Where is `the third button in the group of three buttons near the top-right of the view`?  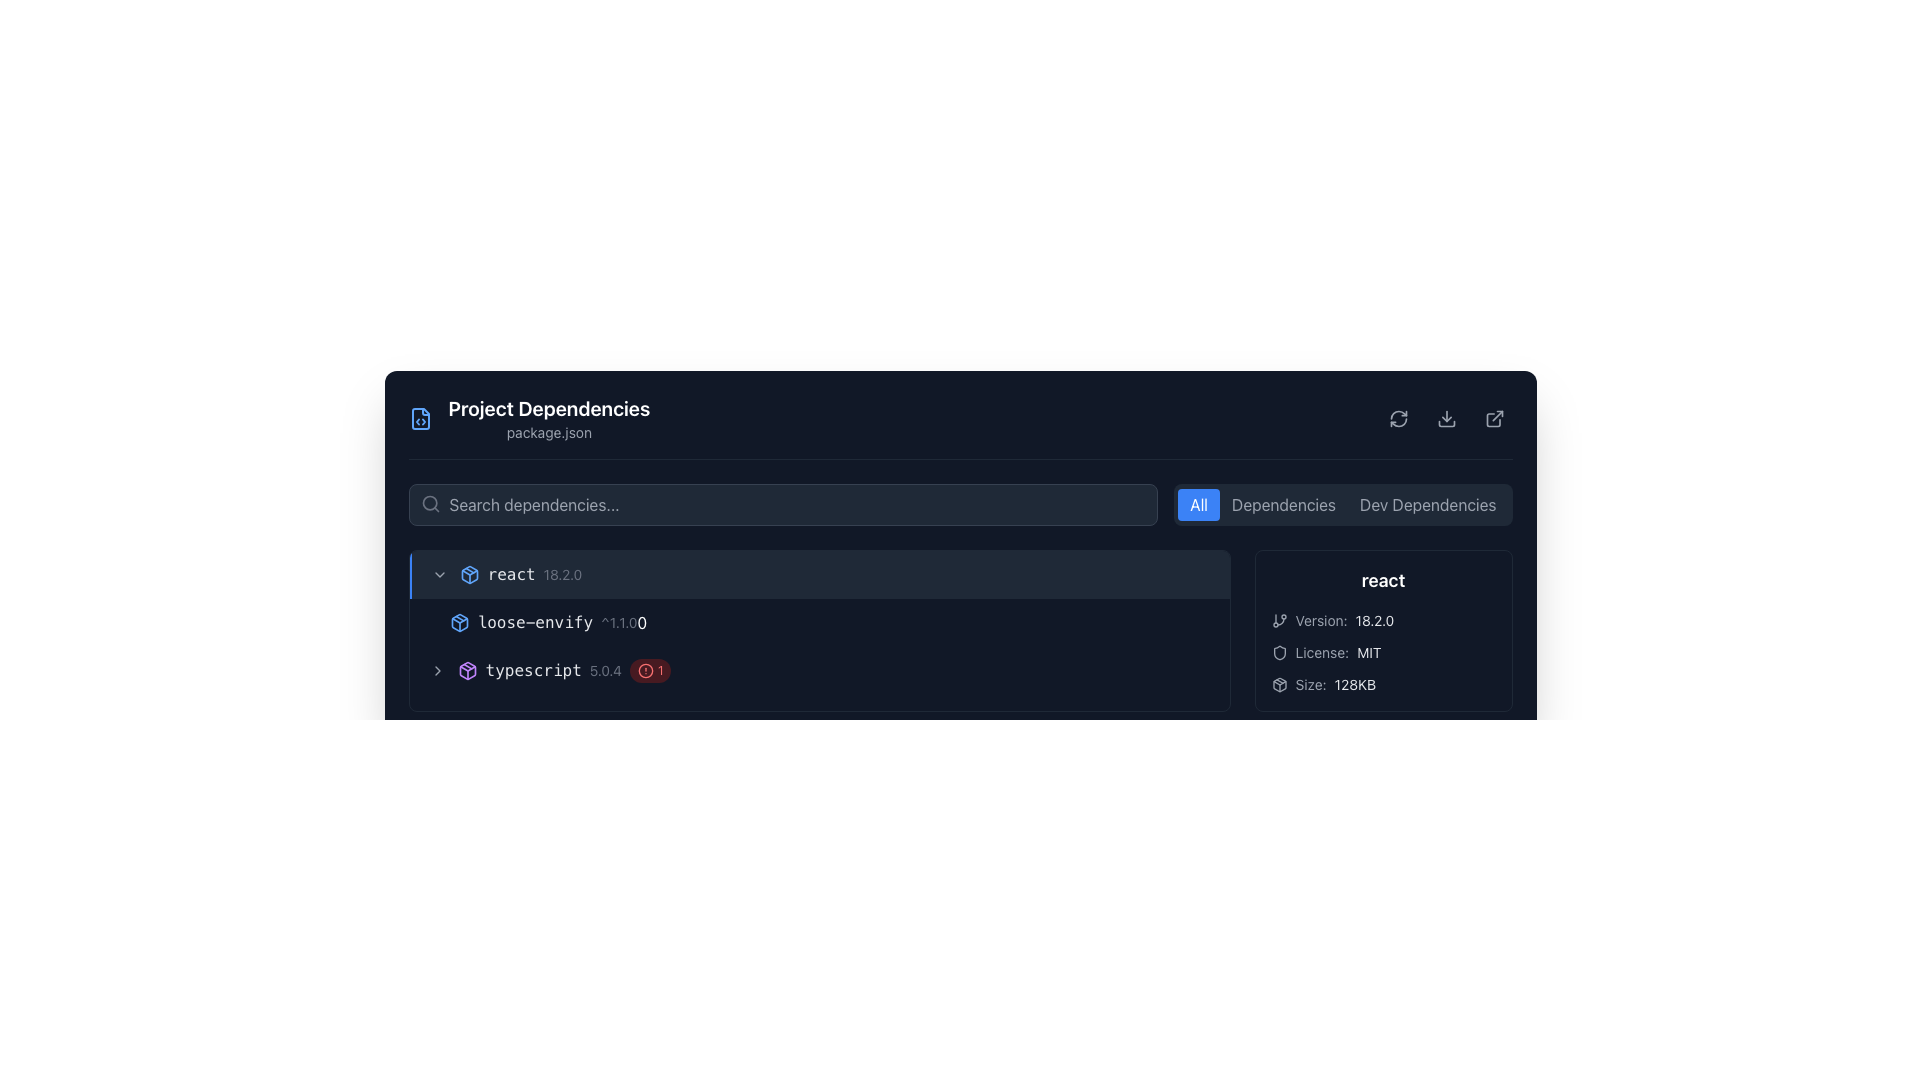 the third button in the group of three buttons near the top-right of the view is located at coordinates (1427, 504).